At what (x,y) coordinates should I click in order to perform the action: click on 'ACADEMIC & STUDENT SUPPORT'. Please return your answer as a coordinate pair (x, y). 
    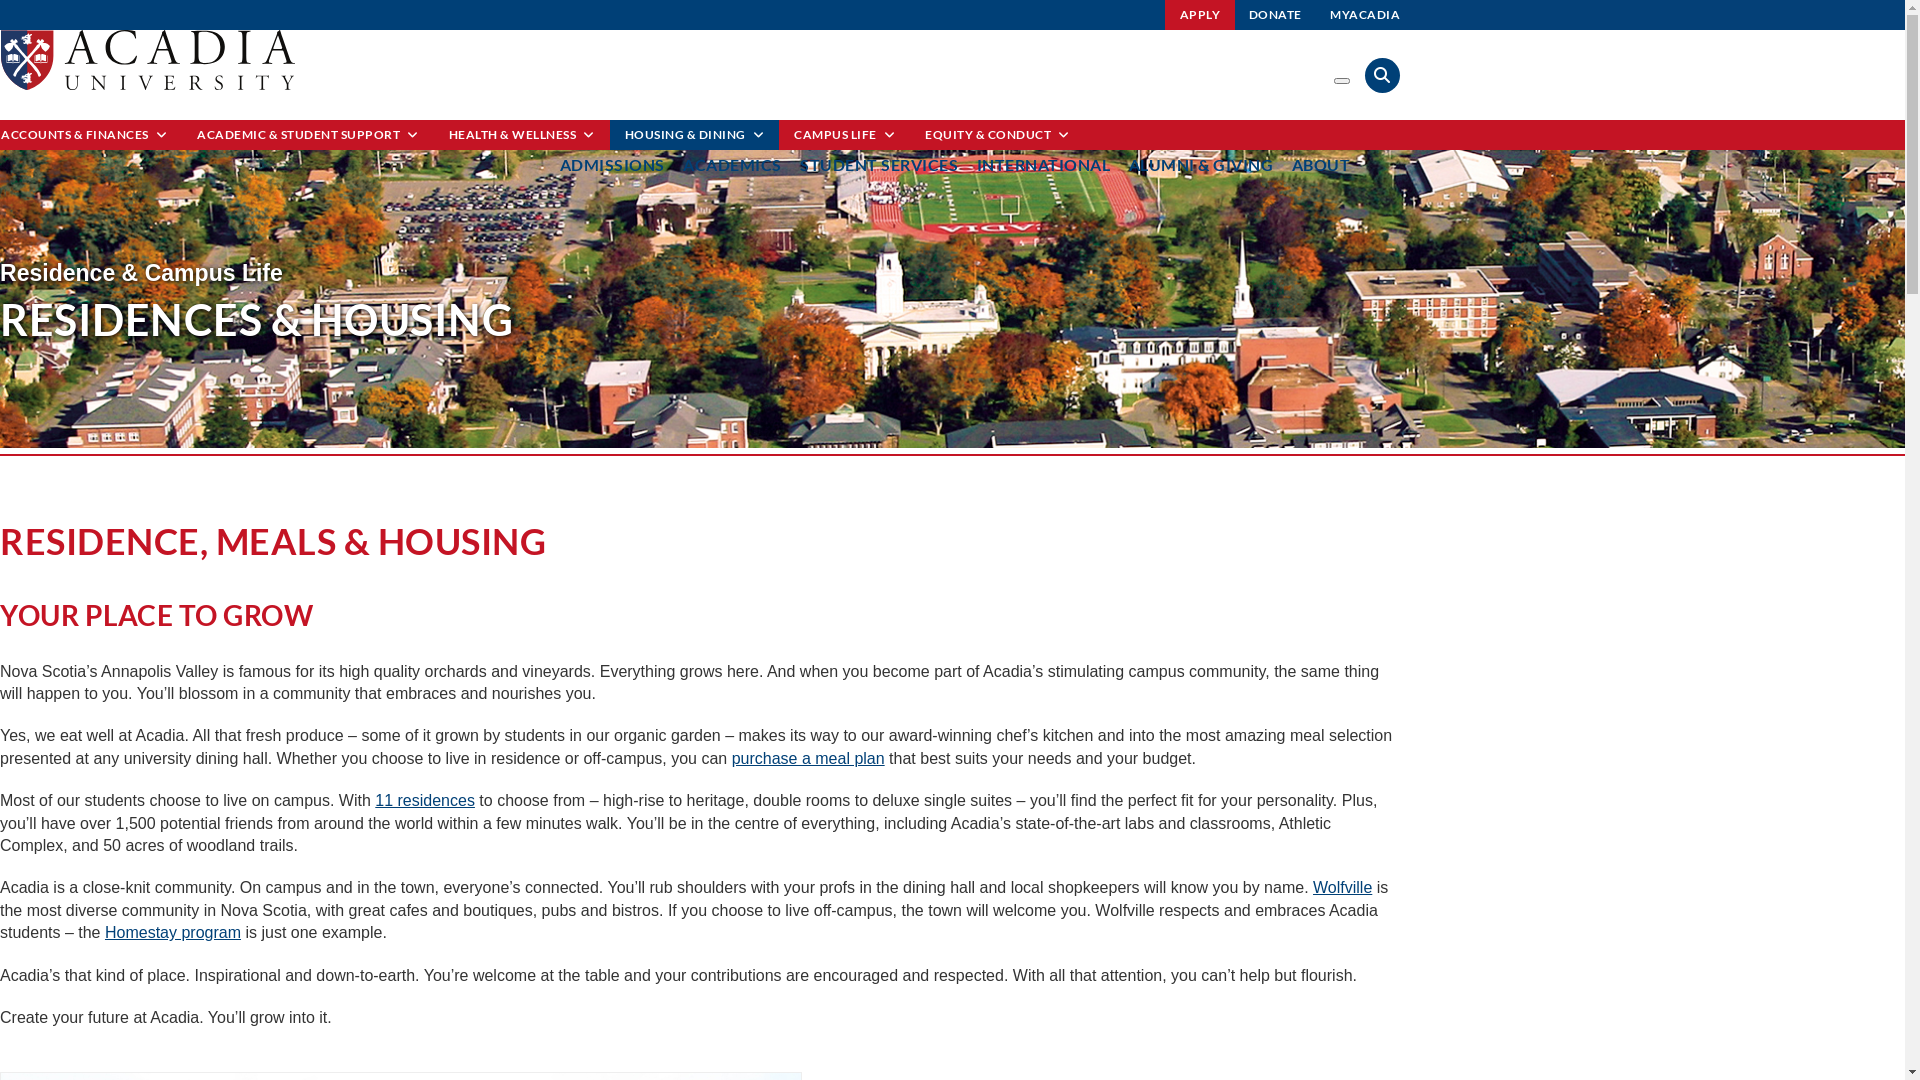
    Looking at the image, I should click on (306, 135).